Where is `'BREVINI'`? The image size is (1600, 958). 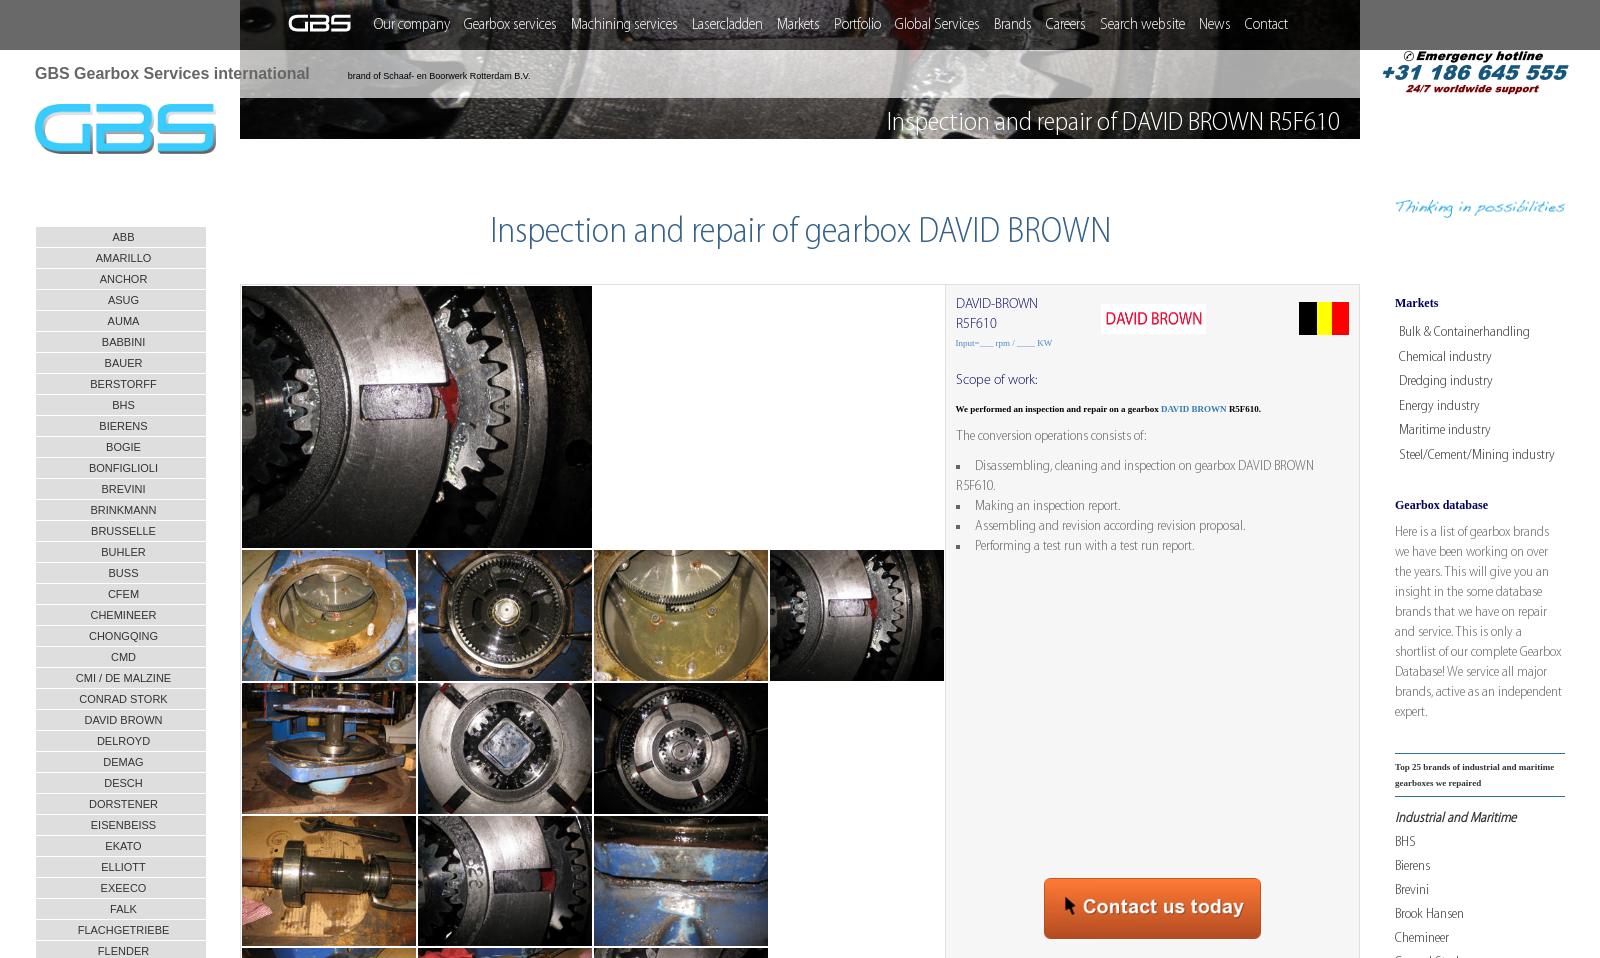 'BREVINI' is located at coordinates (122, 487).